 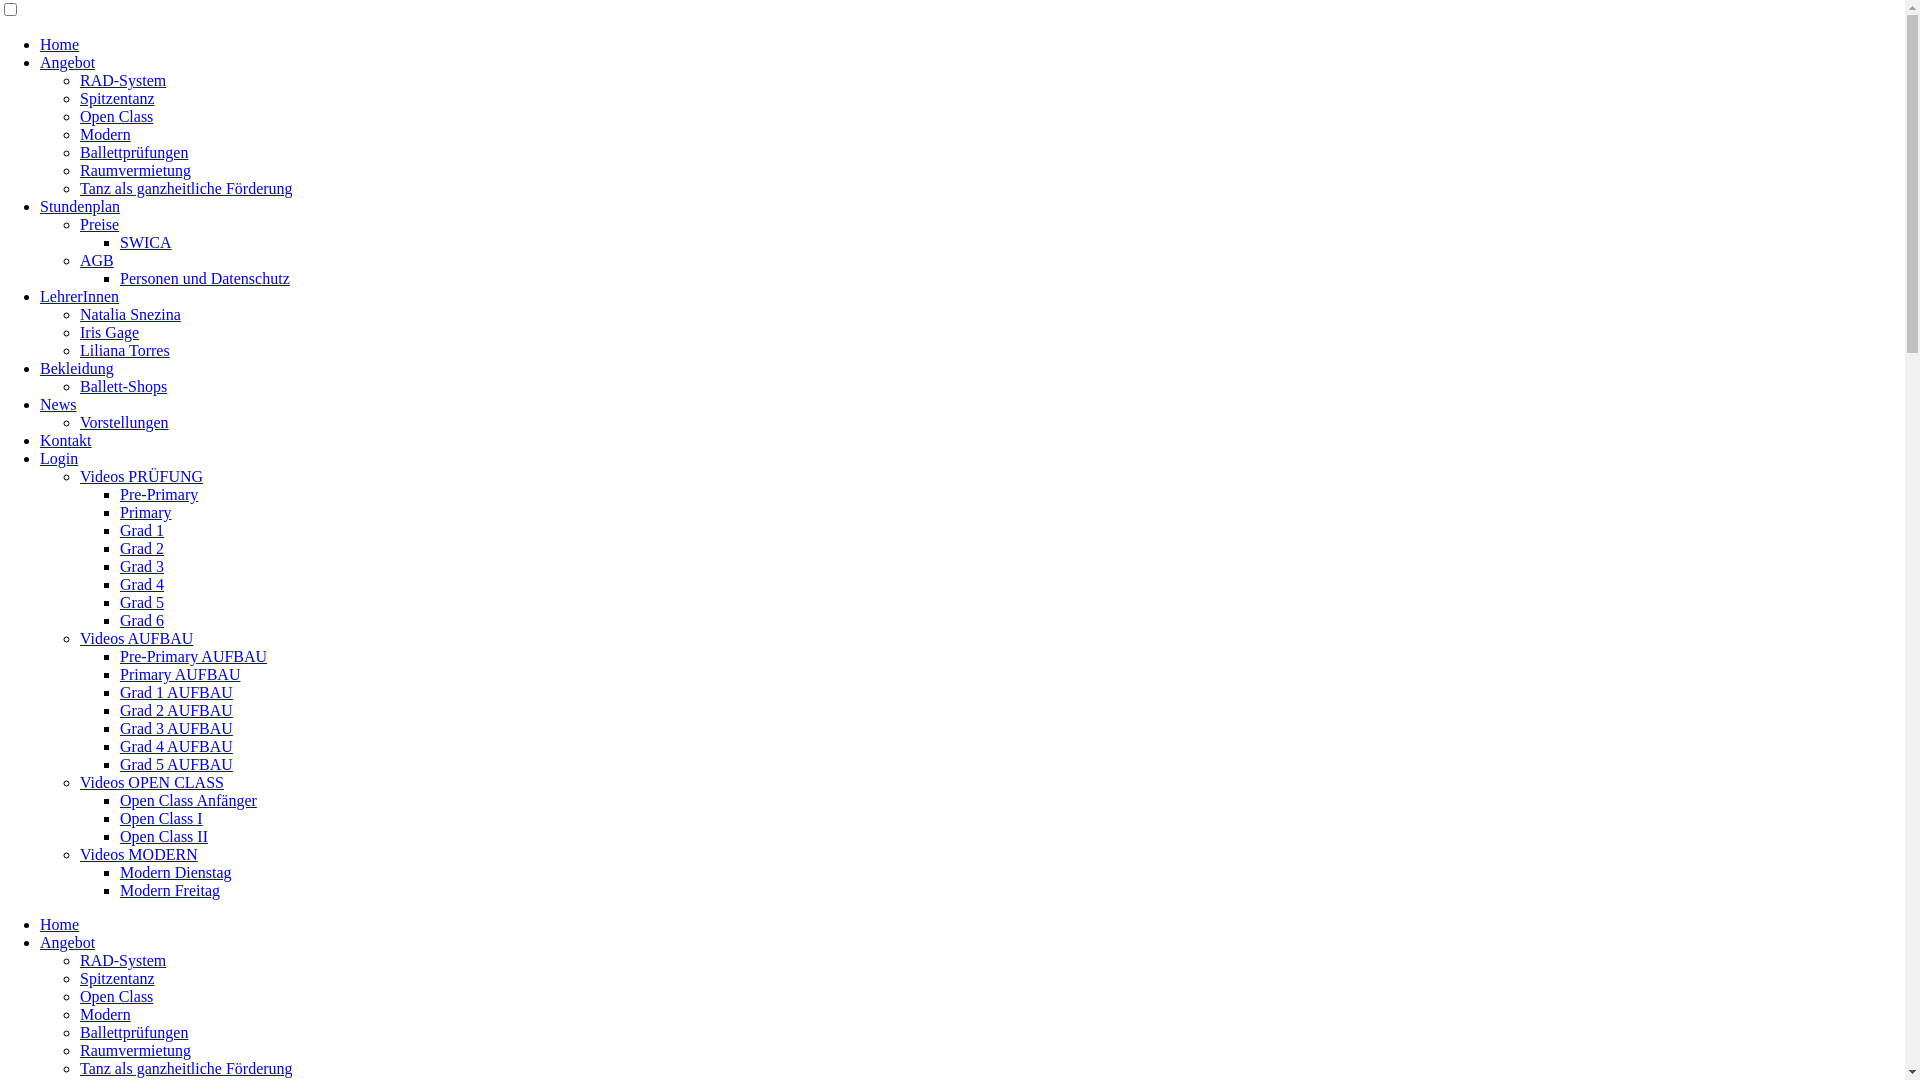 I want to click on 'Preise', so click(x=98, y=224).